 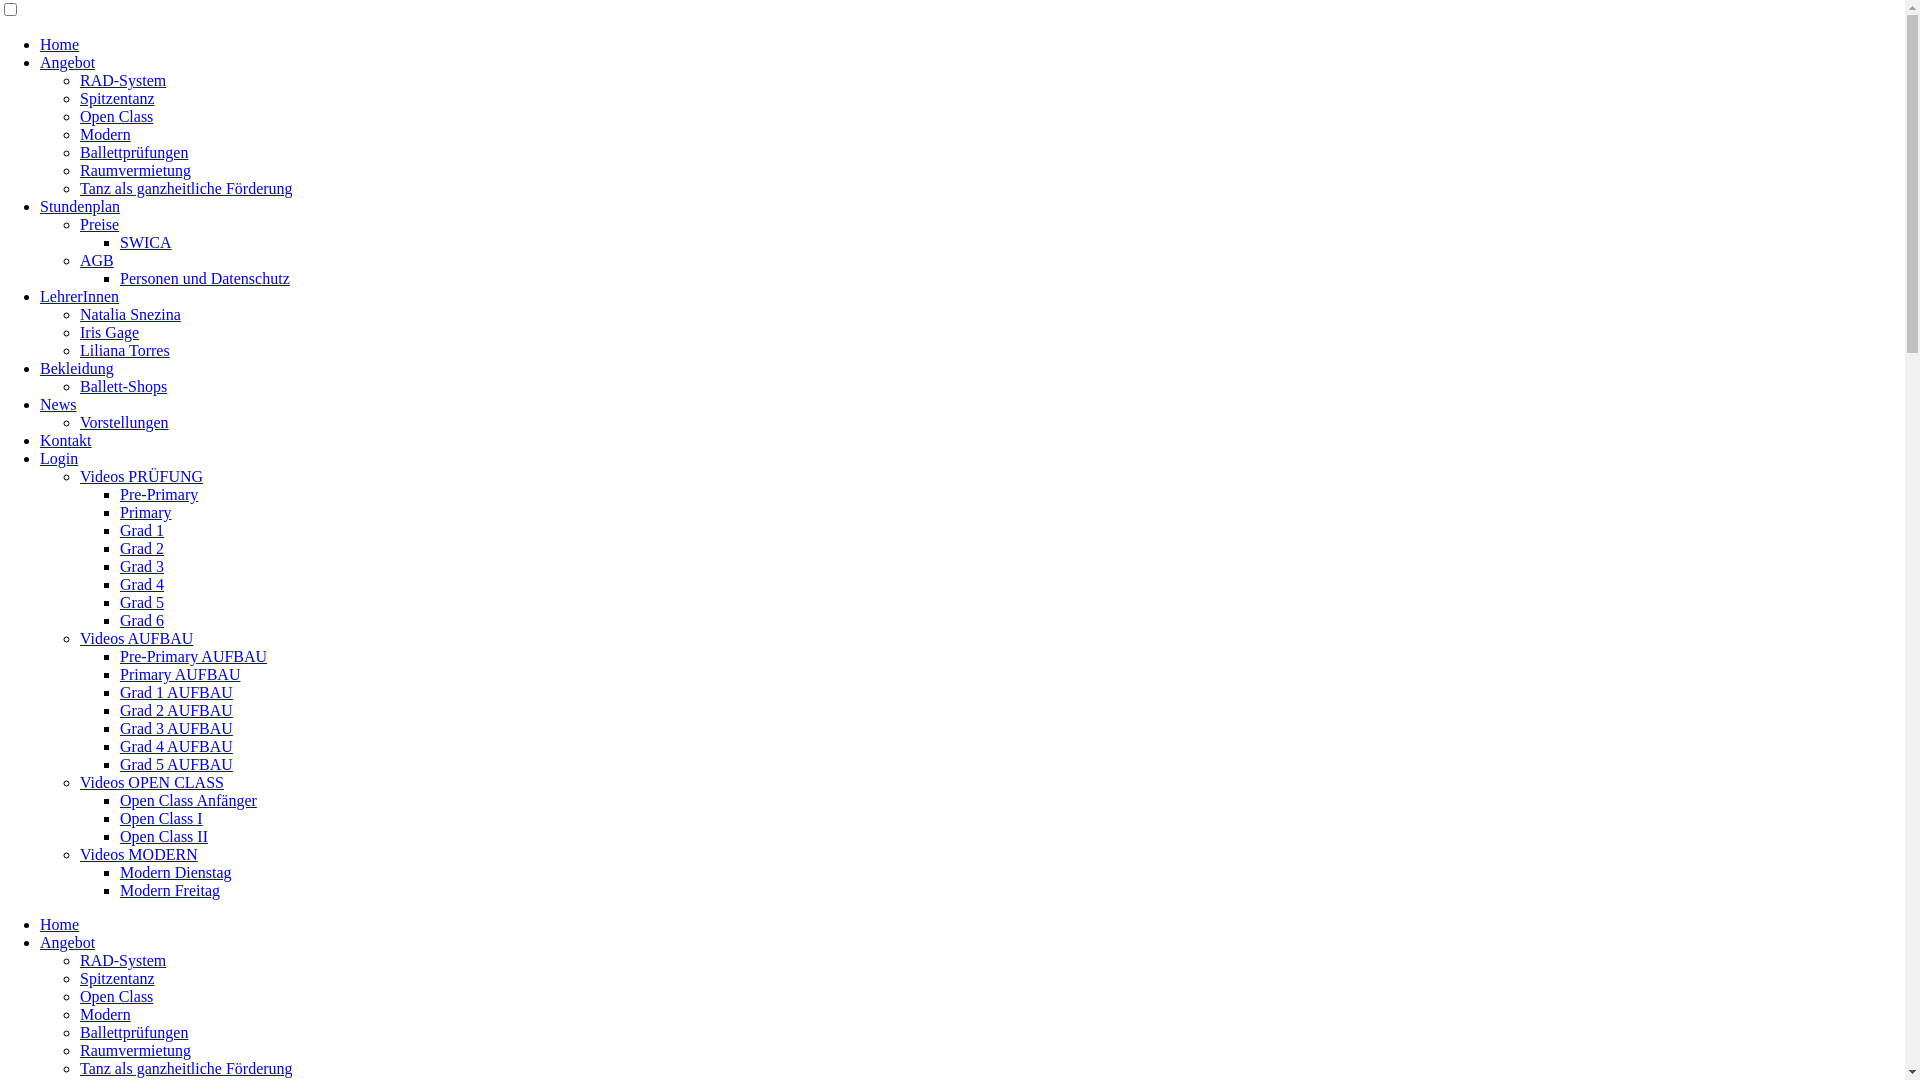 I want to click on 'Preise', so click(x=98, y=224).